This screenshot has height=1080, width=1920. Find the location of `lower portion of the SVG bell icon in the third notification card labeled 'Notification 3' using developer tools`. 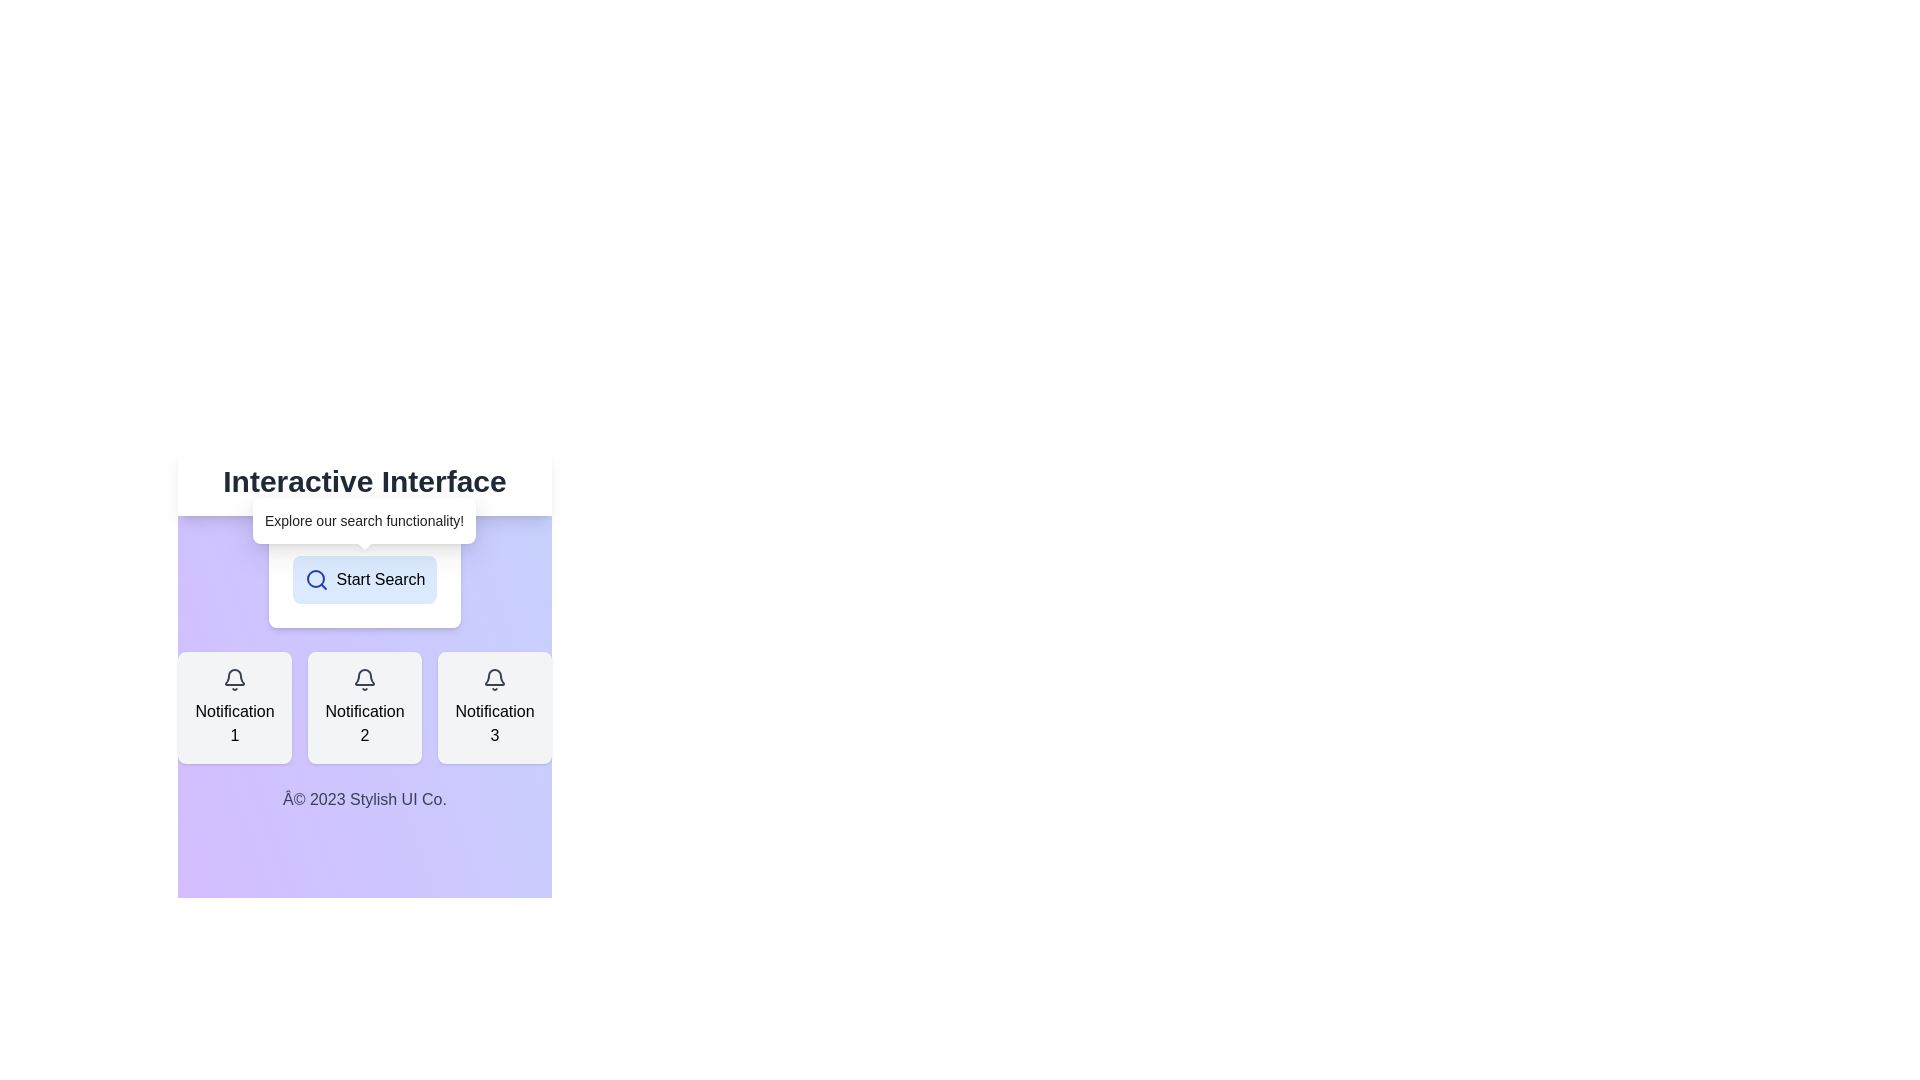

lower portion of the SVG bell icon in the third notification card labeled 'Notification 3' using developer tools is located at coordinates (494, 676).